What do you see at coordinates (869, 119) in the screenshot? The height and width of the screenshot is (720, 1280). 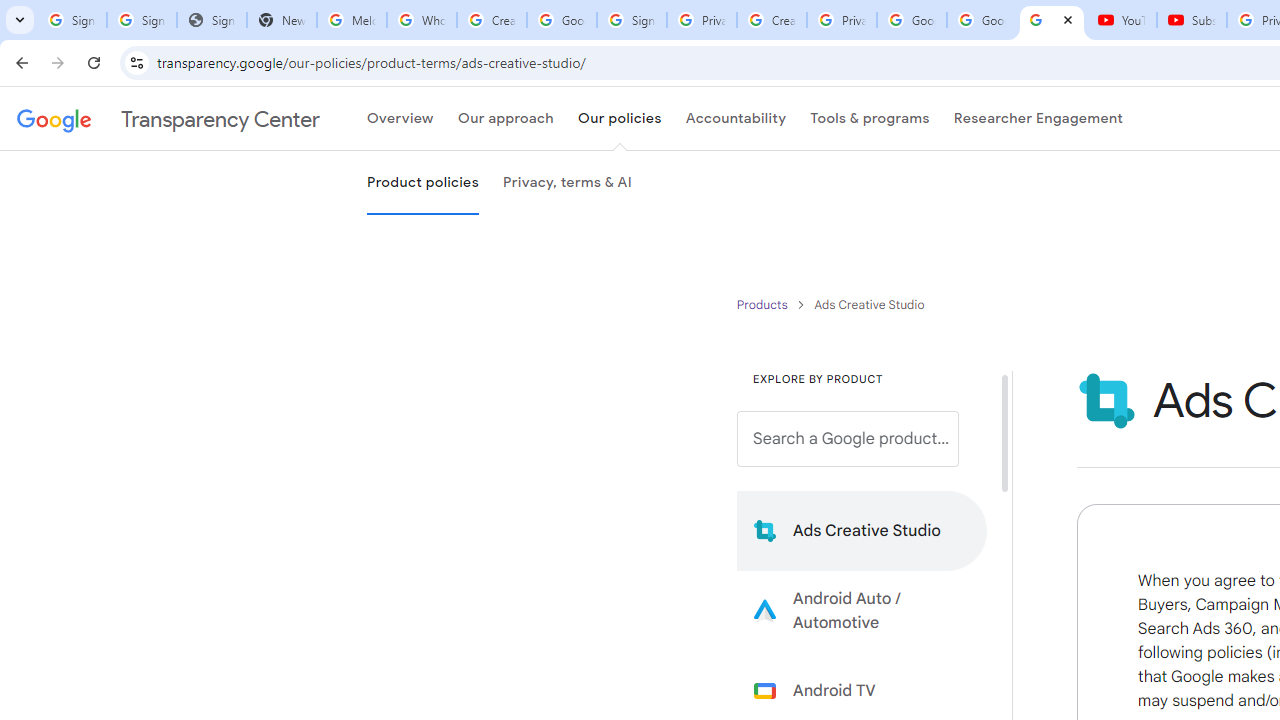 I see `'Tools & programs'` at bounding box center [869, 119].